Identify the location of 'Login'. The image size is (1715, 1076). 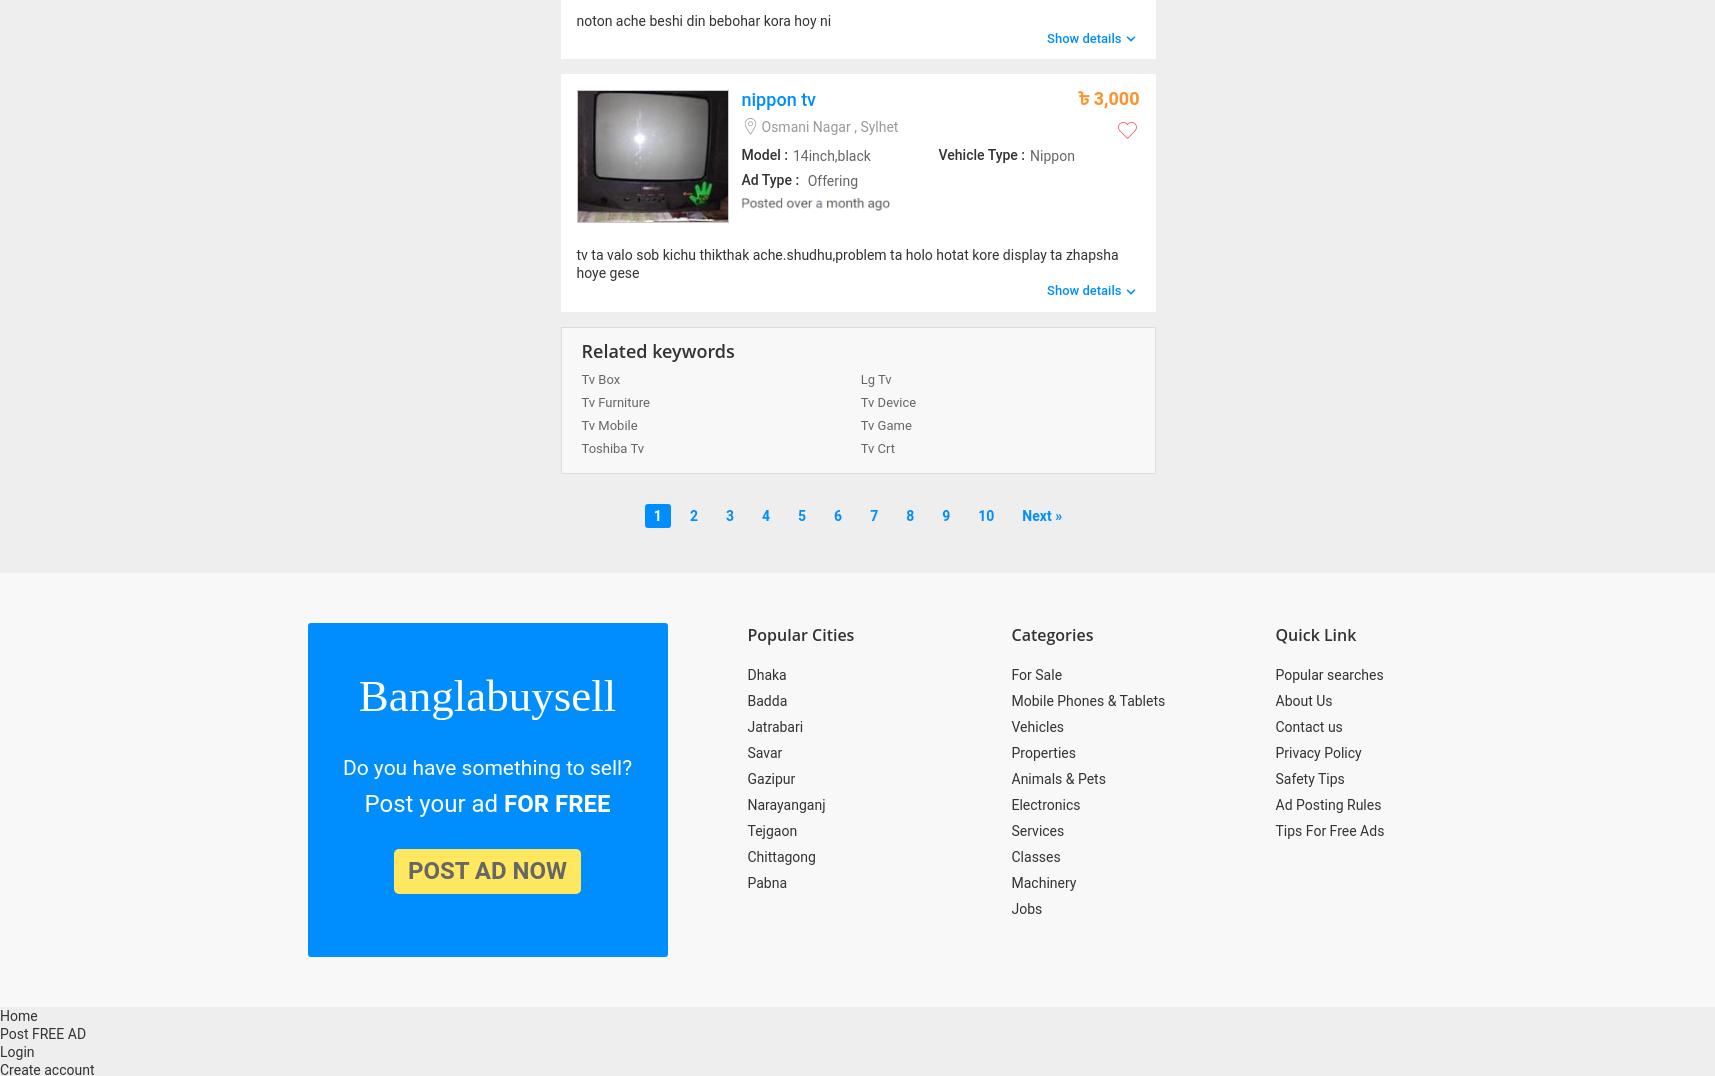
(15, 1051).